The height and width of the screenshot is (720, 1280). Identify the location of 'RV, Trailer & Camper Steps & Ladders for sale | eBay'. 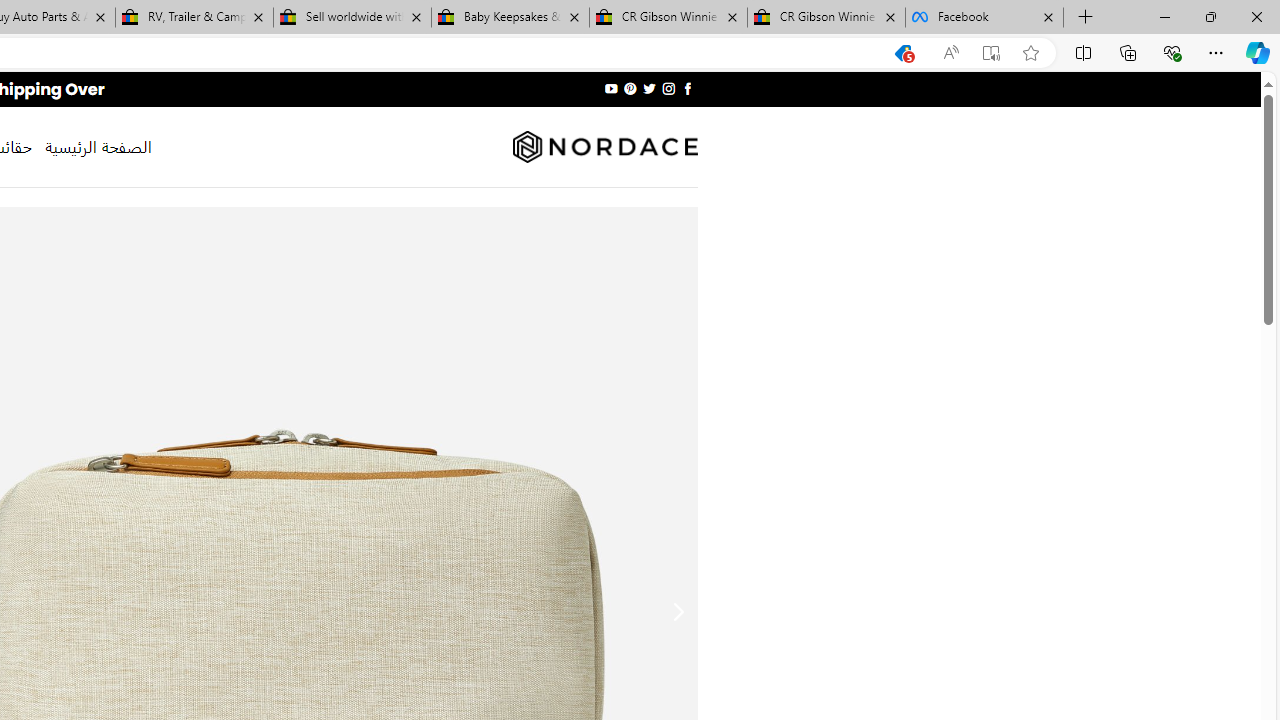
(194, 17).